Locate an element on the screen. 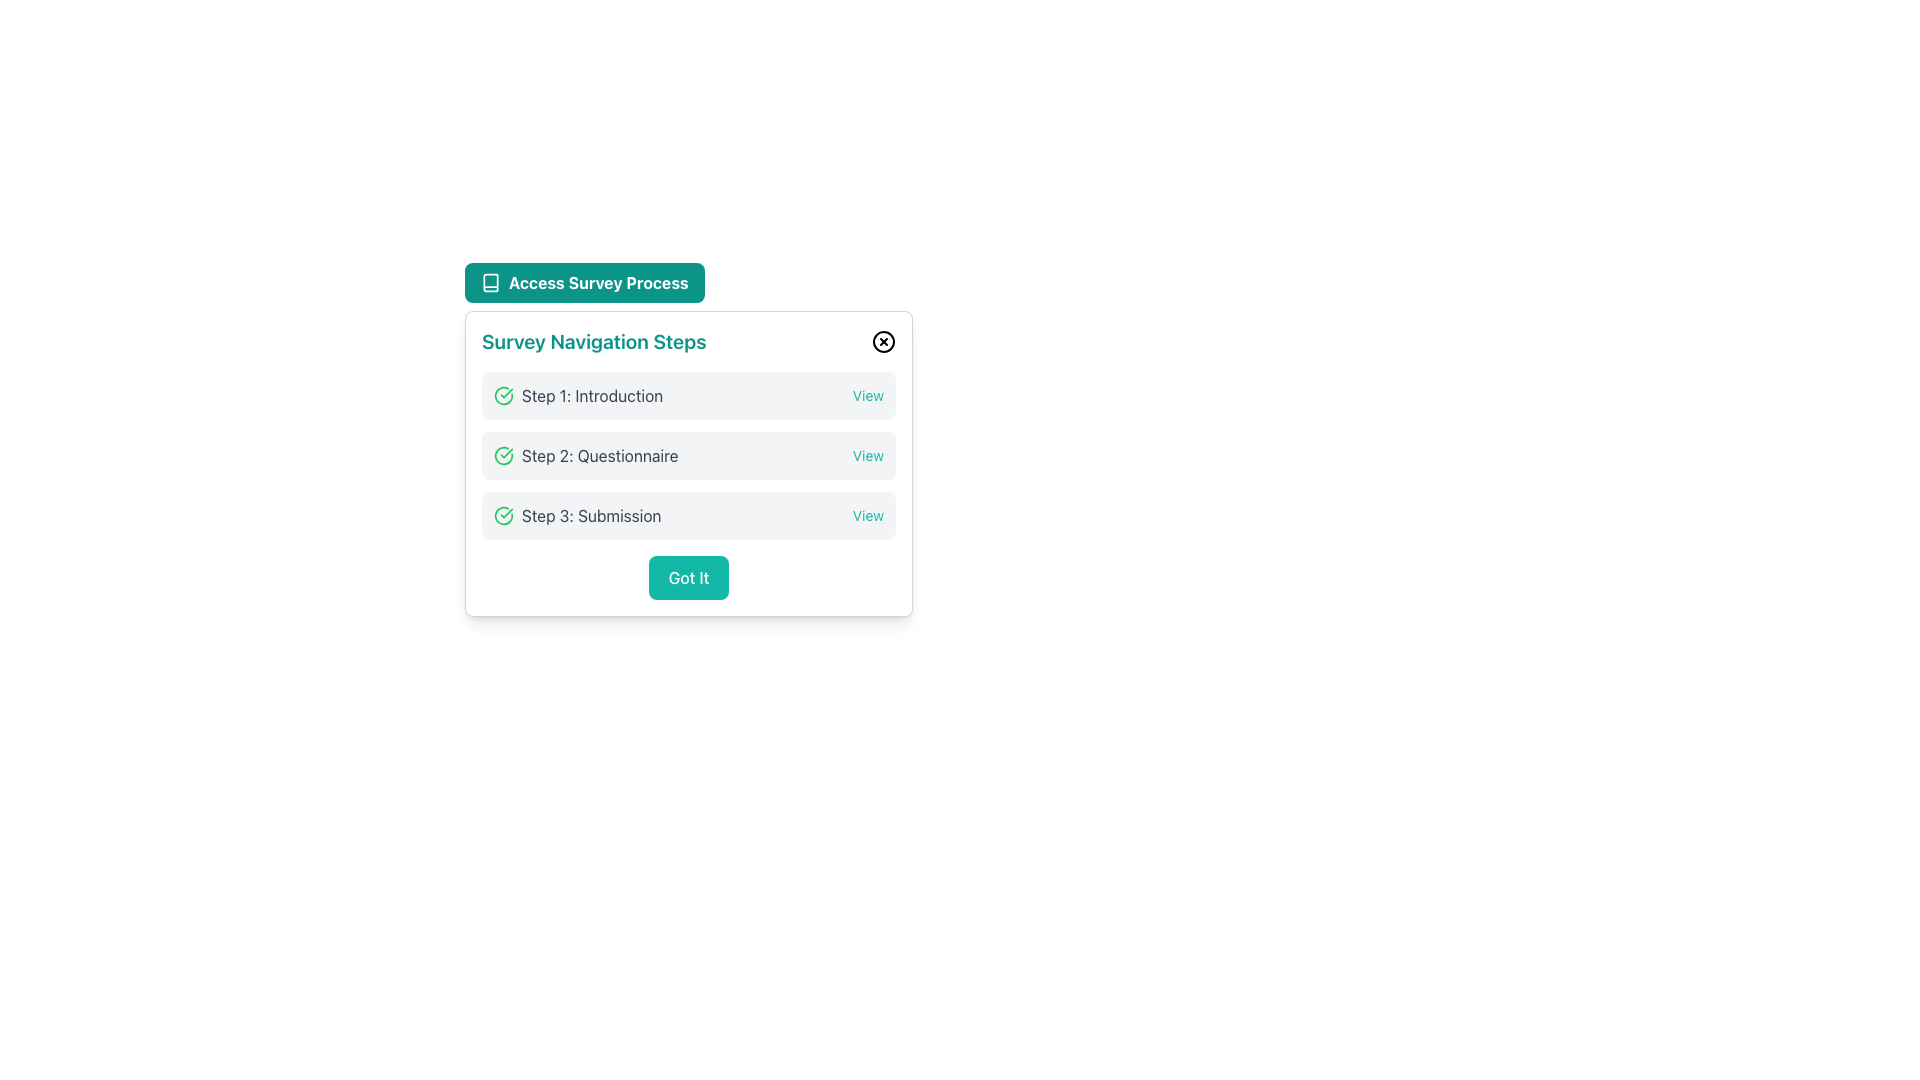  the completion status icon located in the second step of the survey navigation, following the text 'Step 2: Questionnaire' is located at coordinates (504, 455).